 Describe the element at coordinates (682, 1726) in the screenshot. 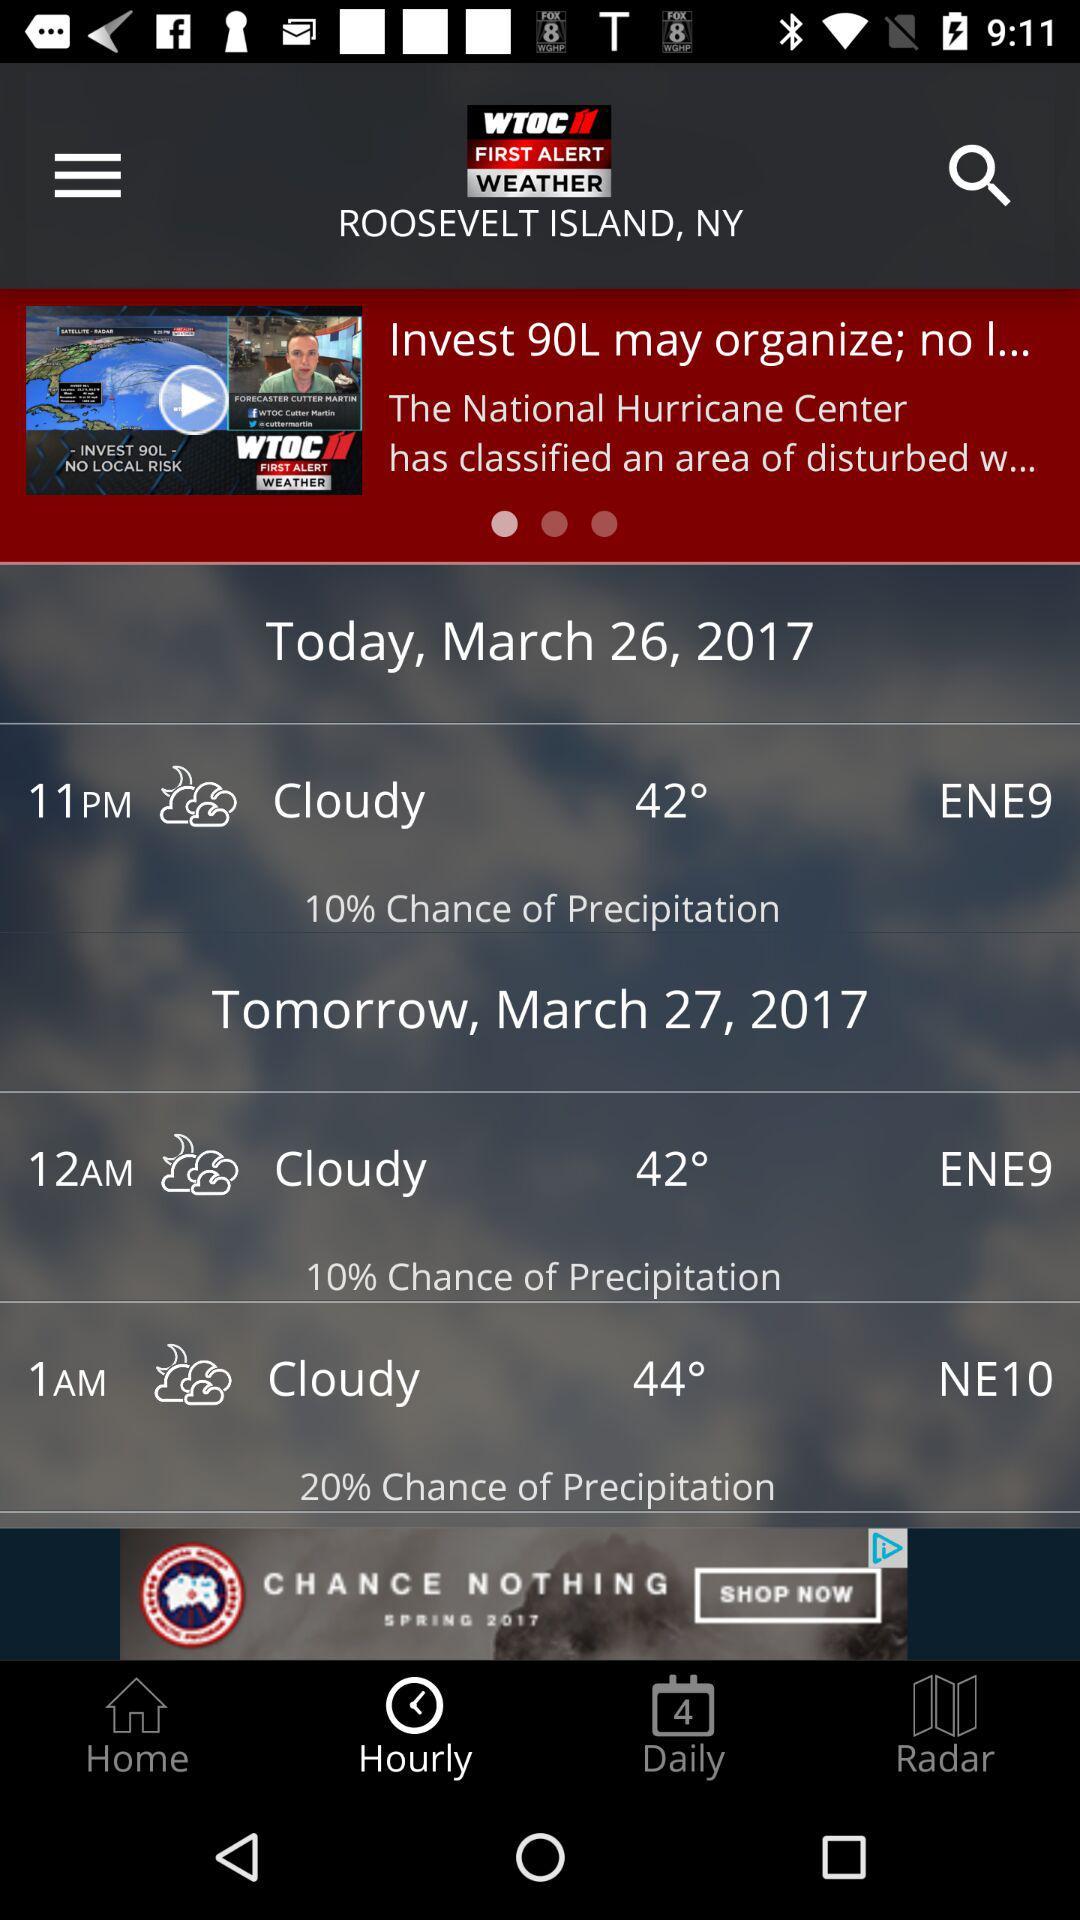

I see `the icon to the left of the radar item` at that location.